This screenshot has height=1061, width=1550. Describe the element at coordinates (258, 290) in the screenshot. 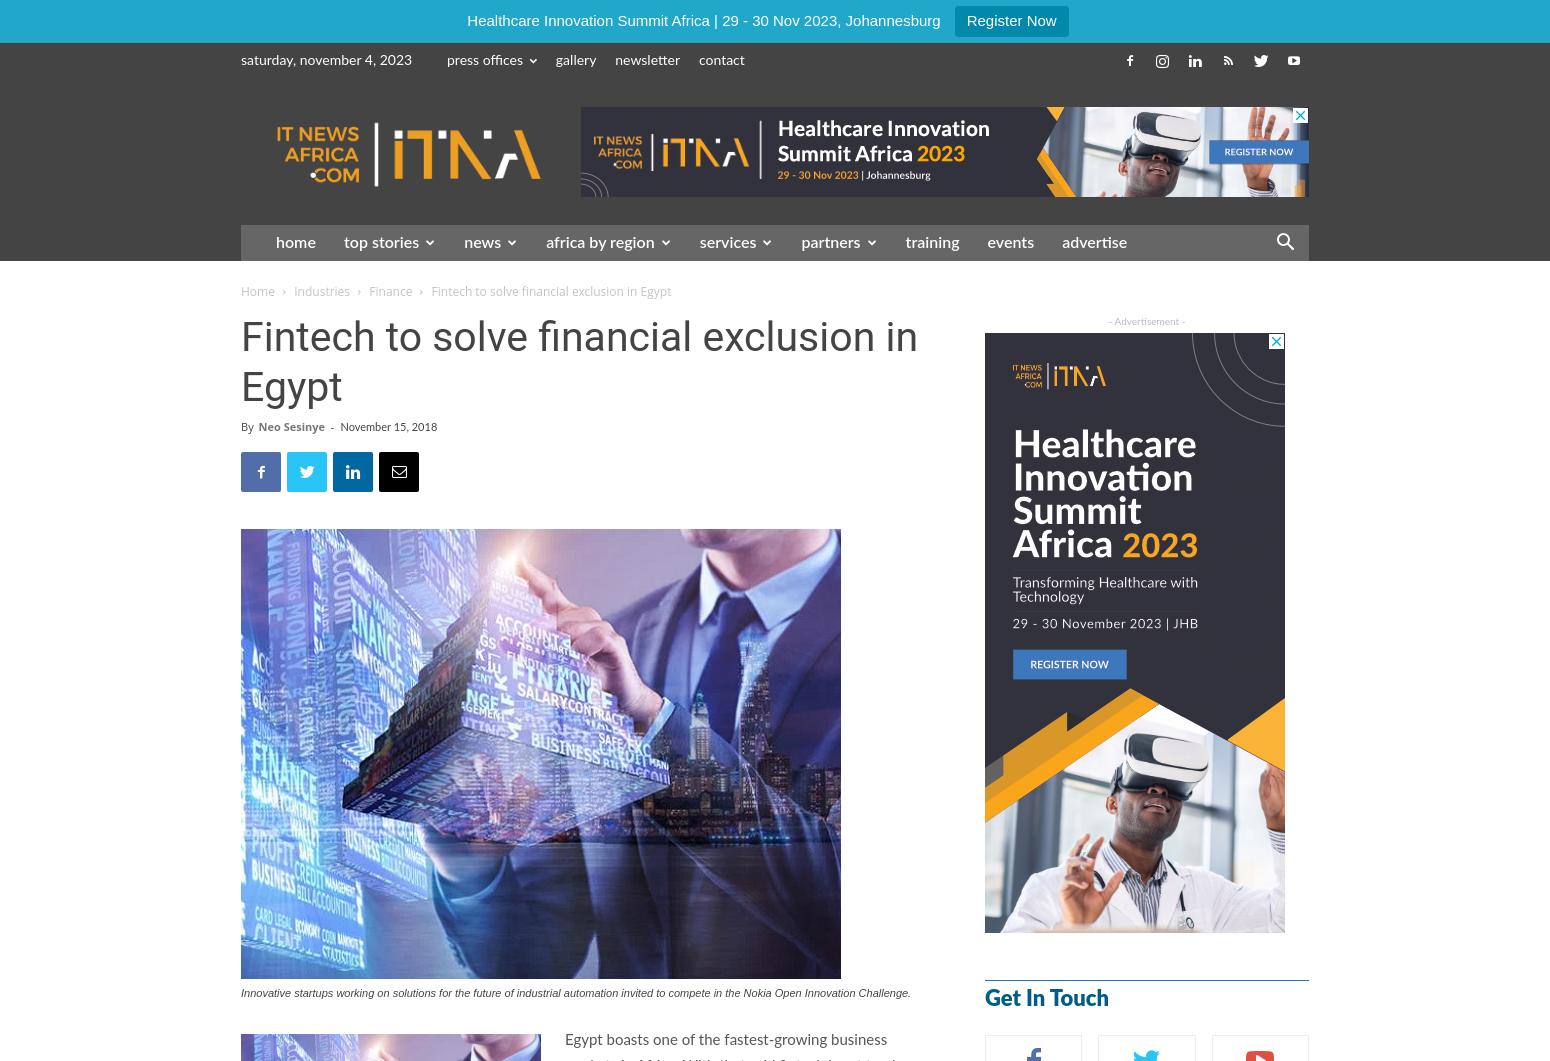

I see `'Home'` at that location.